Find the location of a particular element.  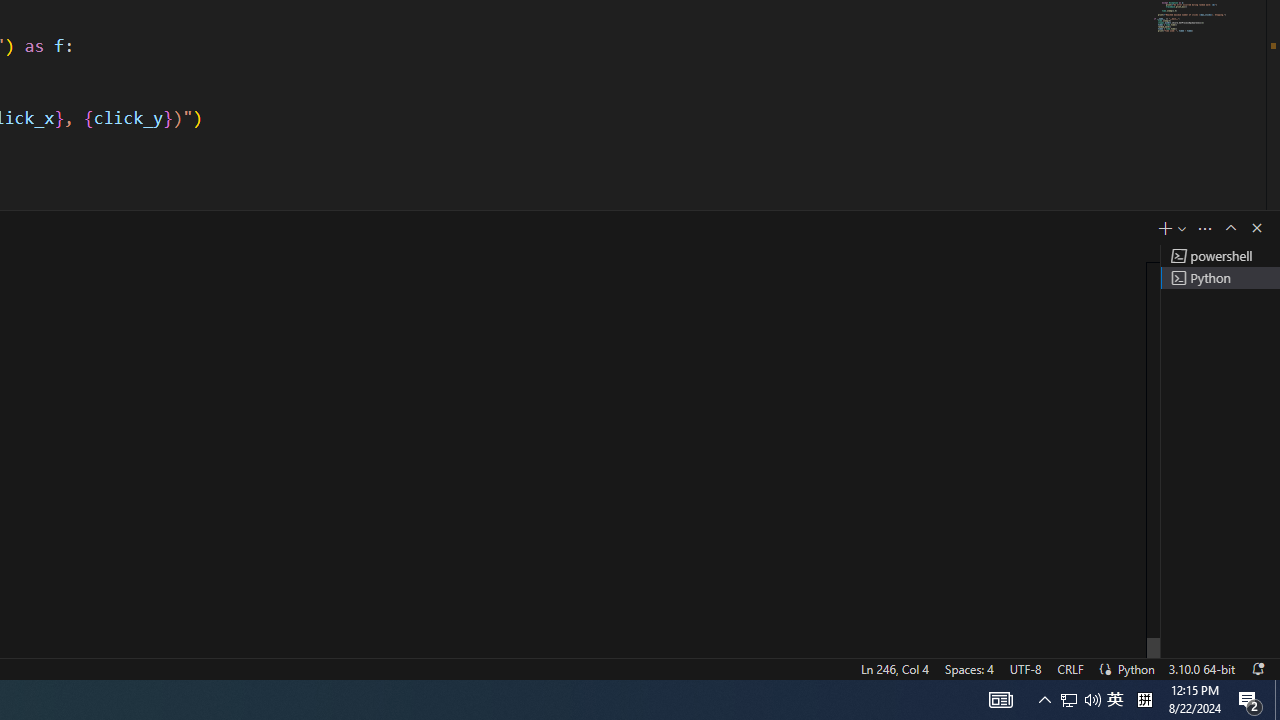

'Launch Profile...' is located at coordinates (1182, 227).